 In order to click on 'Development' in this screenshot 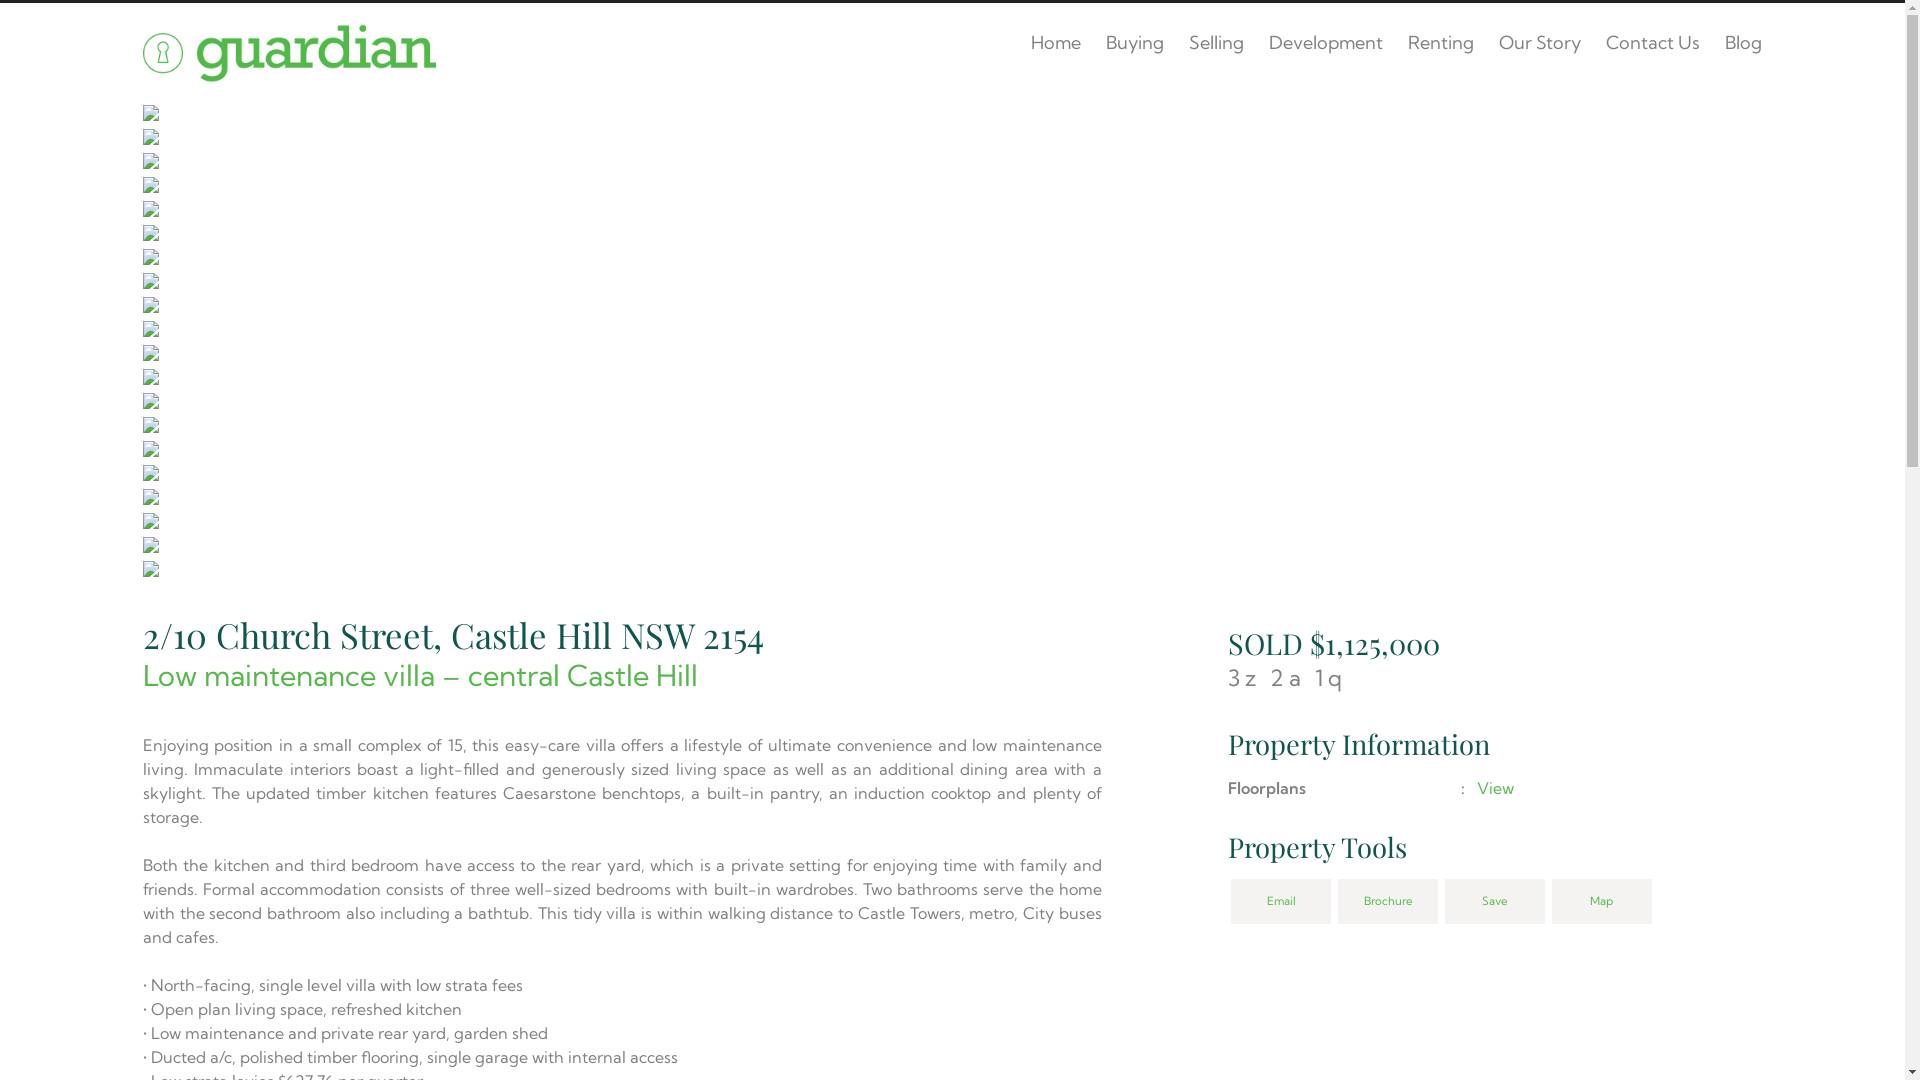, I will do `click(1325, 42)`.